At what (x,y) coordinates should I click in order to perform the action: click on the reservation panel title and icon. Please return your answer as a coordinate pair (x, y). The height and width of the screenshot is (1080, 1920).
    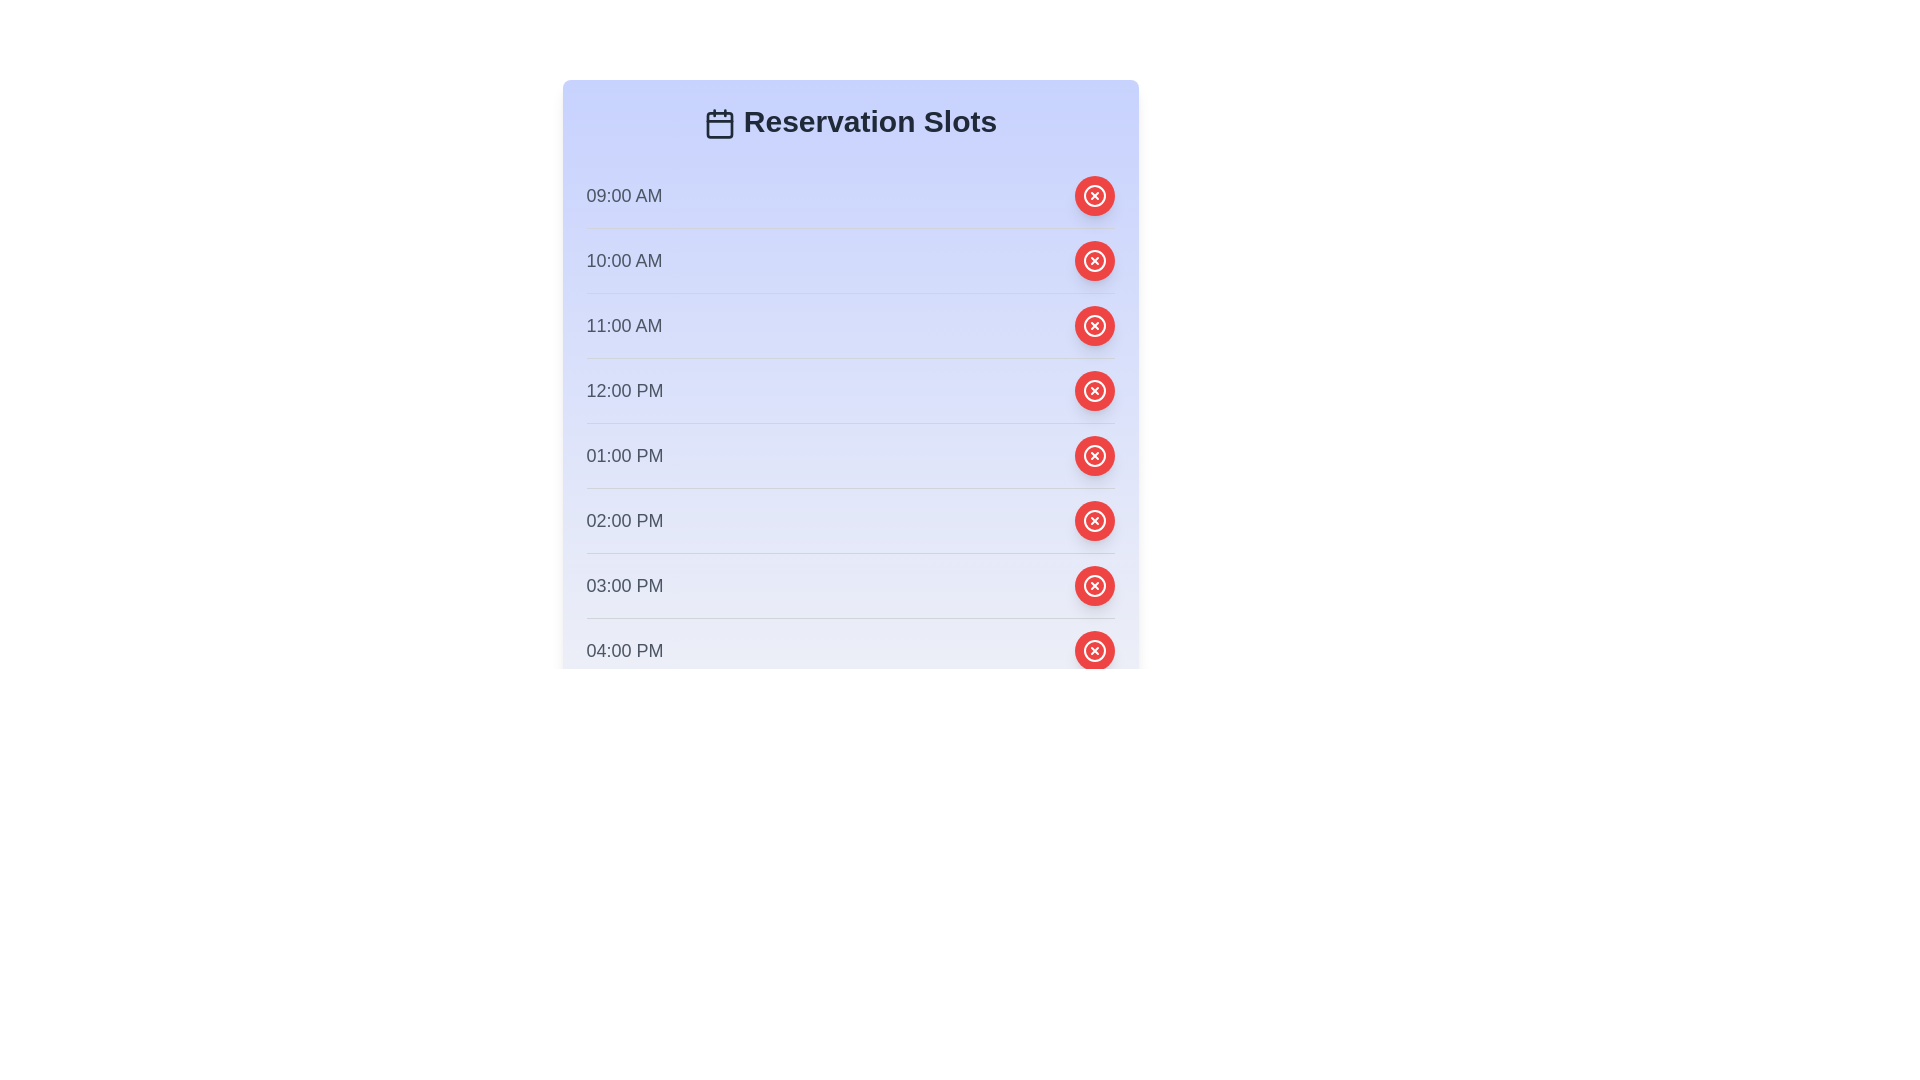
    Looking at the image, I should click on (850, 122).